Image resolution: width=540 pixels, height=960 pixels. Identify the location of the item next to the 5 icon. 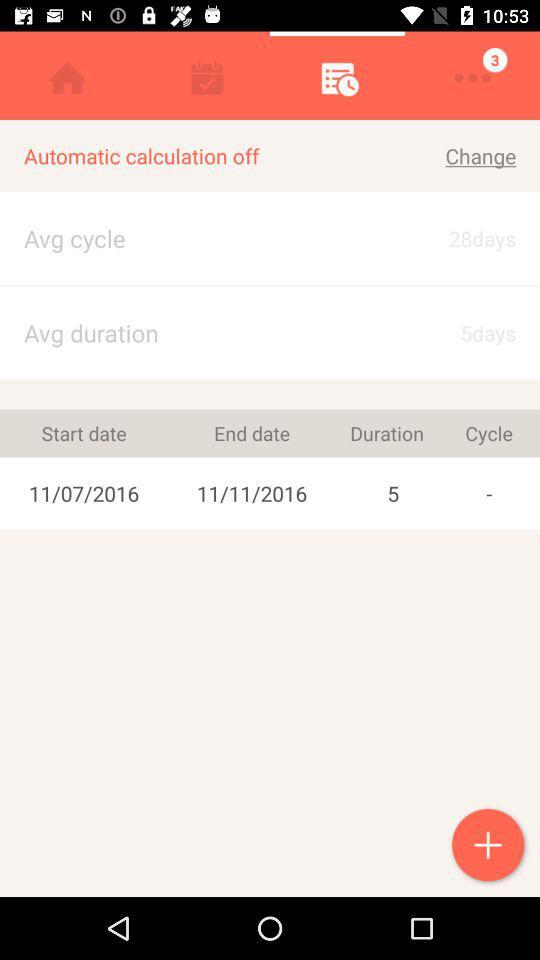
(252, 433).